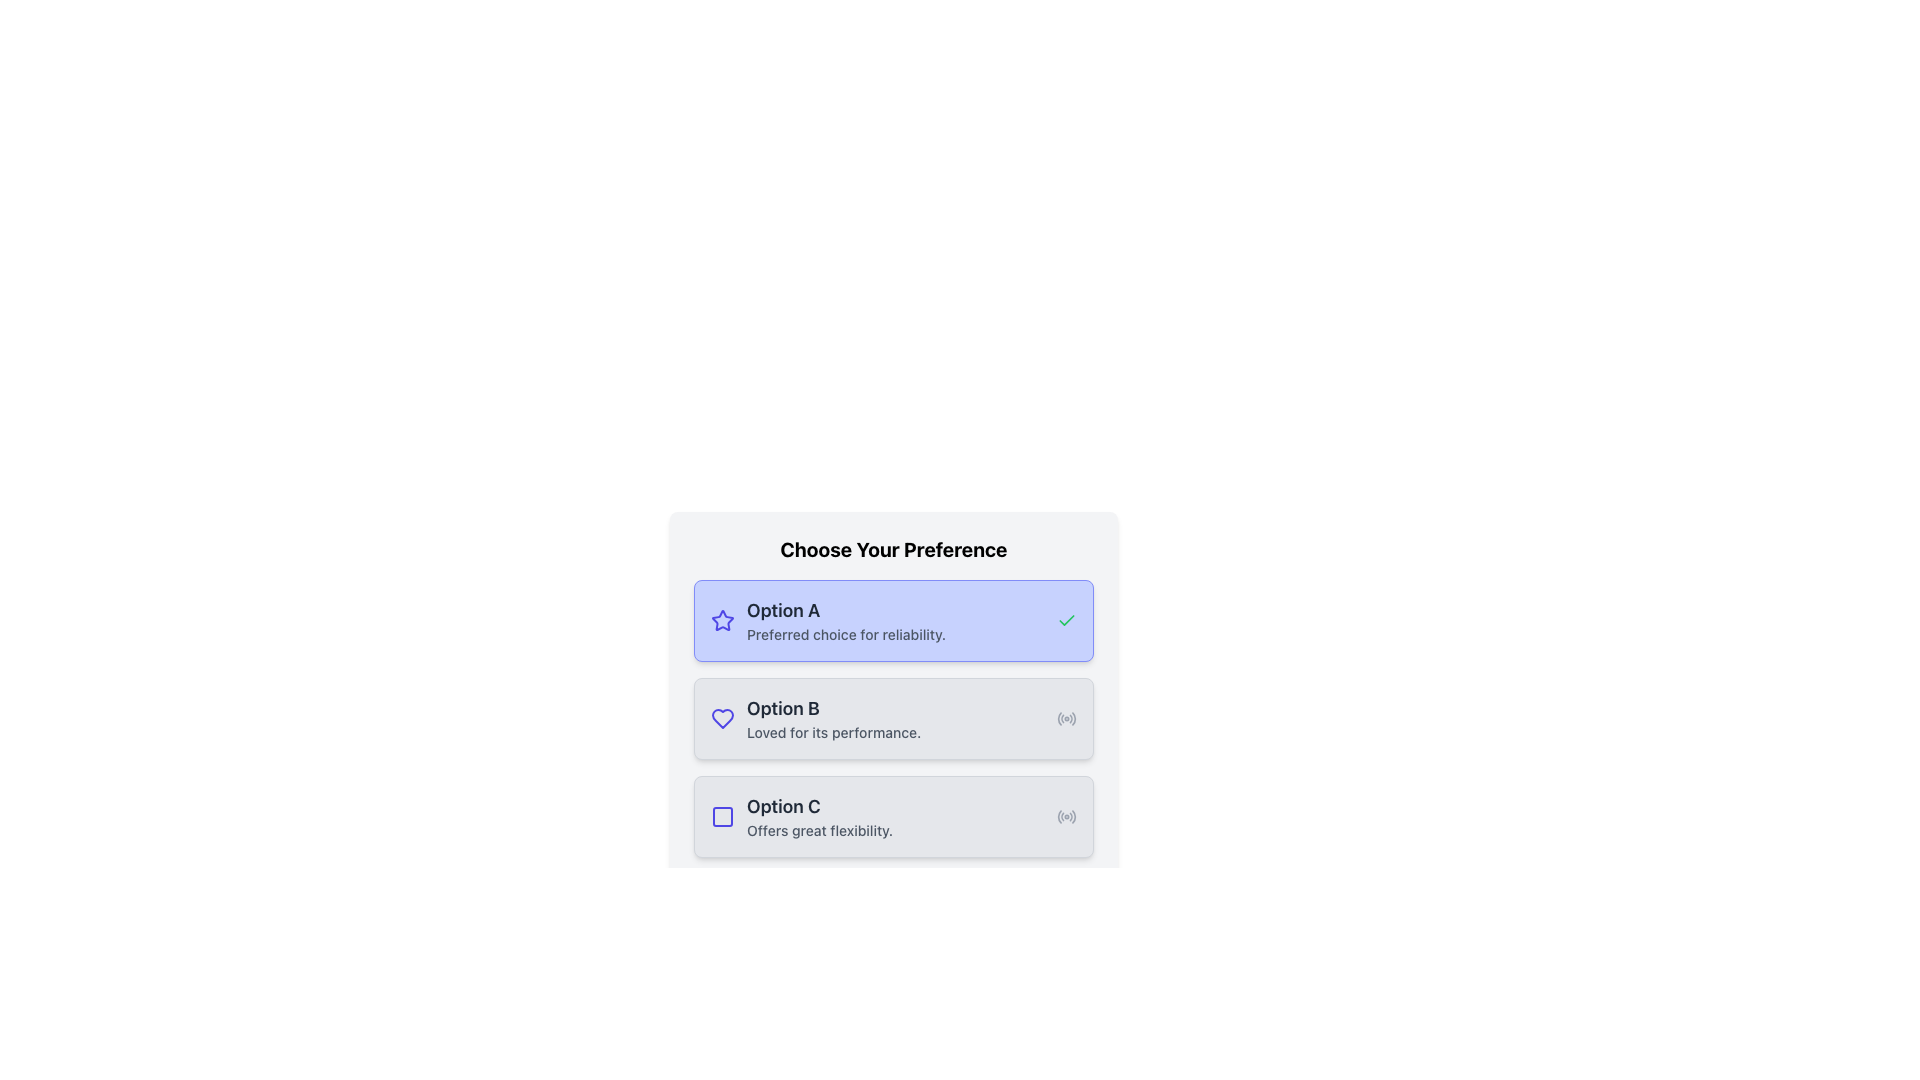  I want to click on the SVG radio signal icon located in the 'Option C' section of the selectable list interface, which features concentric lines in a minimalistic gray design, so click(1065, 817).